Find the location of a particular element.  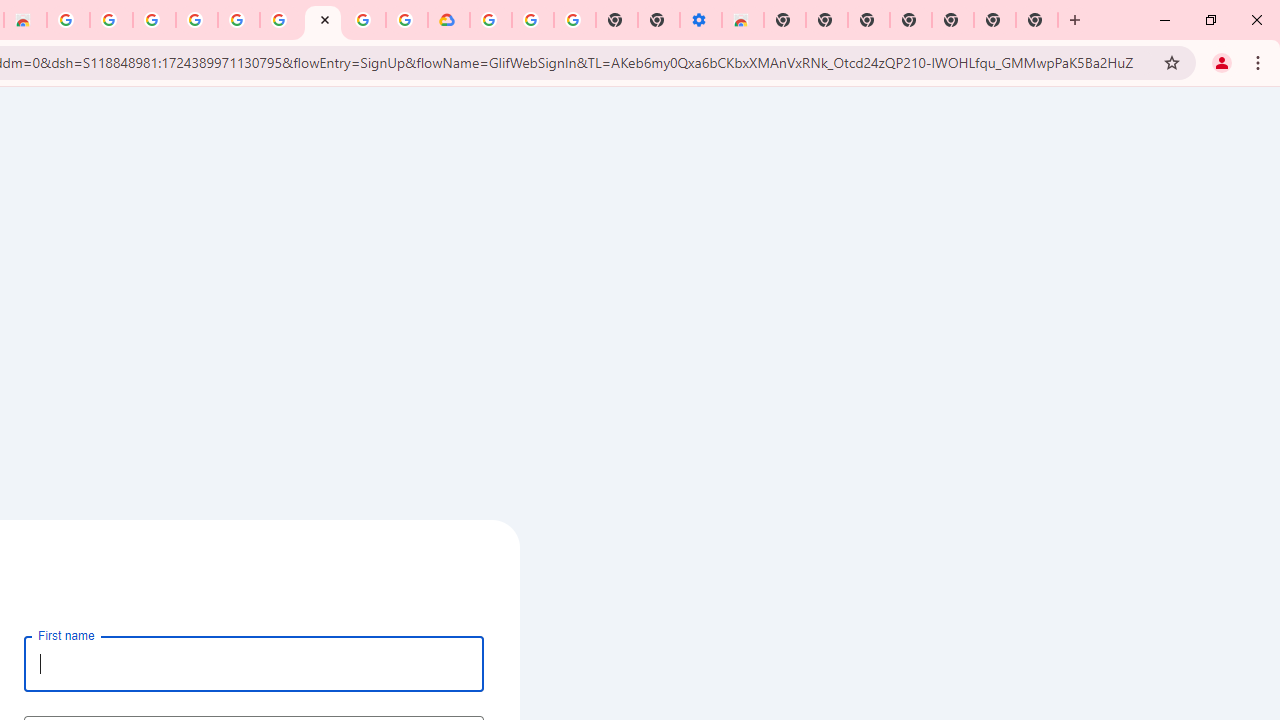

'Ad Settings' is located at coordinates (153, 20).